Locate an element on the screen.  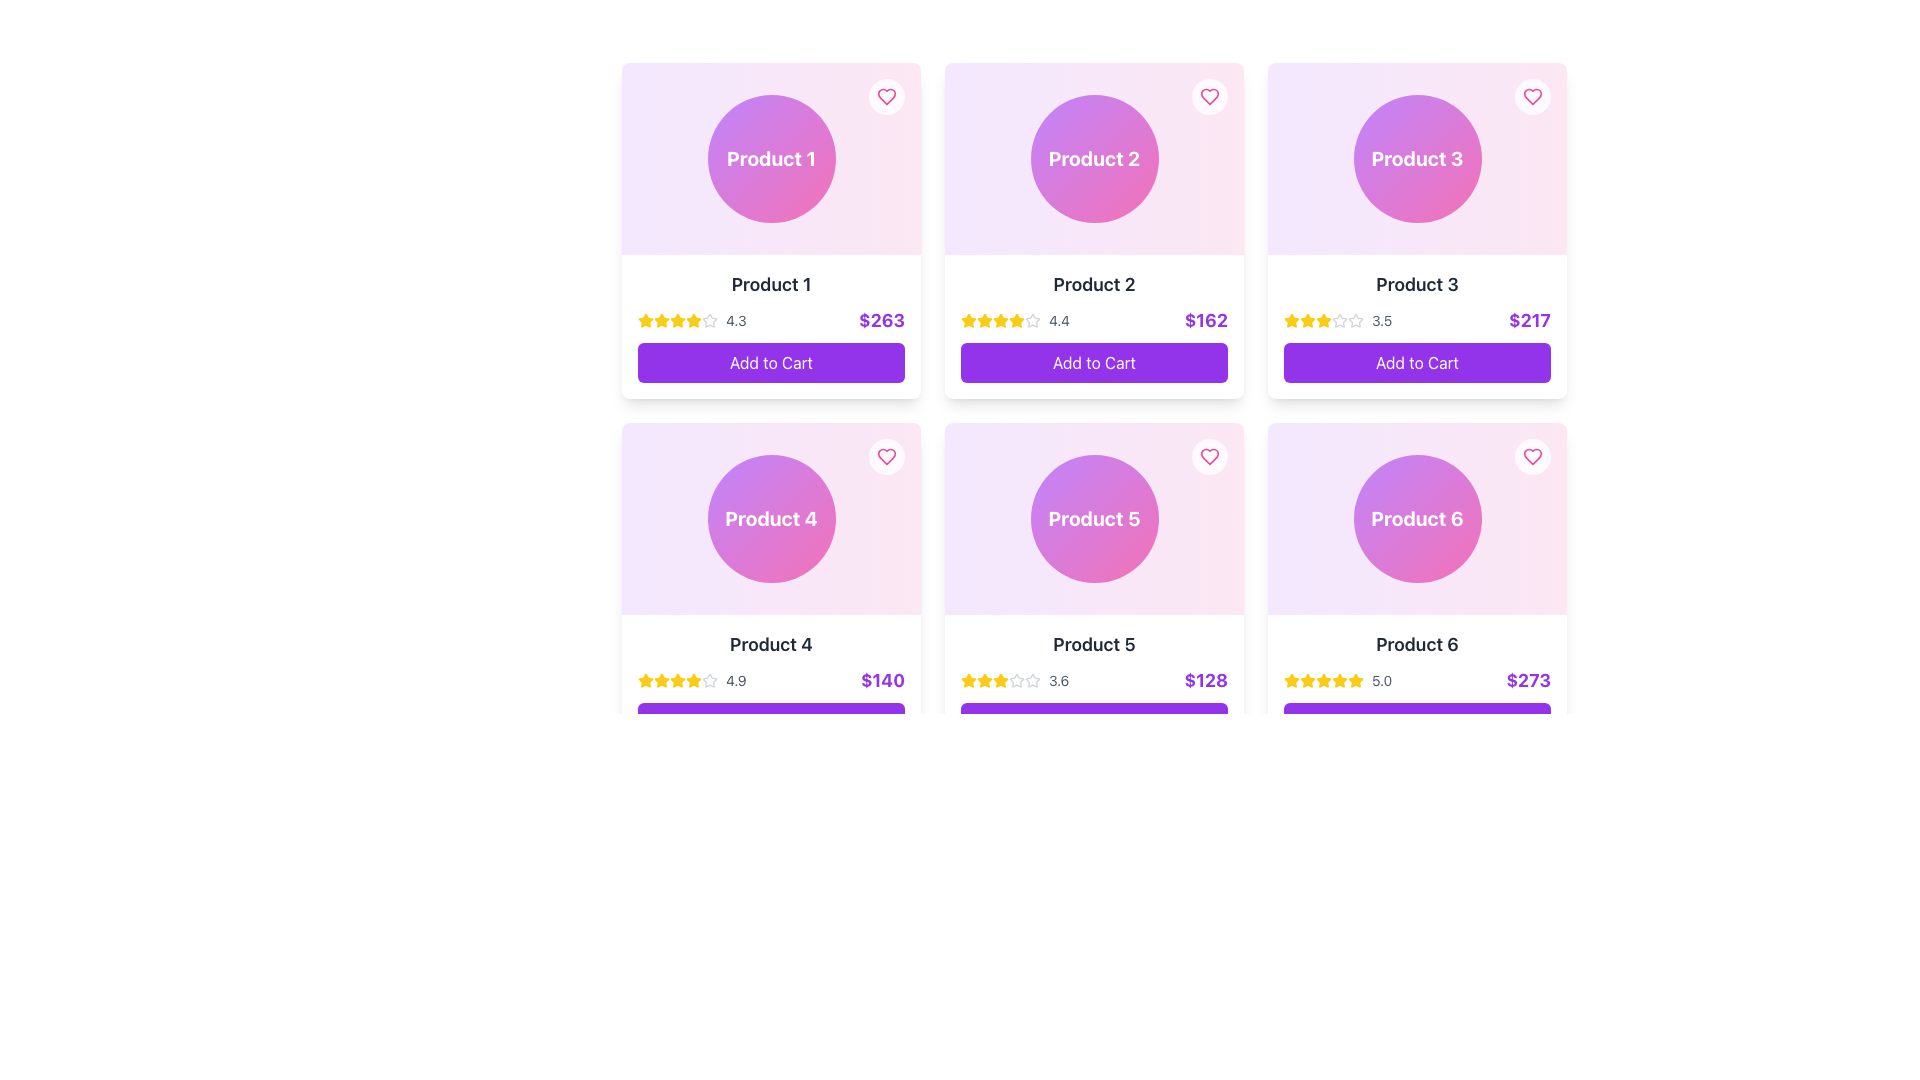
the unachieved star rating icon for 'Product 2' card, which is the eighth star in a sequence of stars to the right of seven filled yellow stars is located at coordinates (1032, 319).